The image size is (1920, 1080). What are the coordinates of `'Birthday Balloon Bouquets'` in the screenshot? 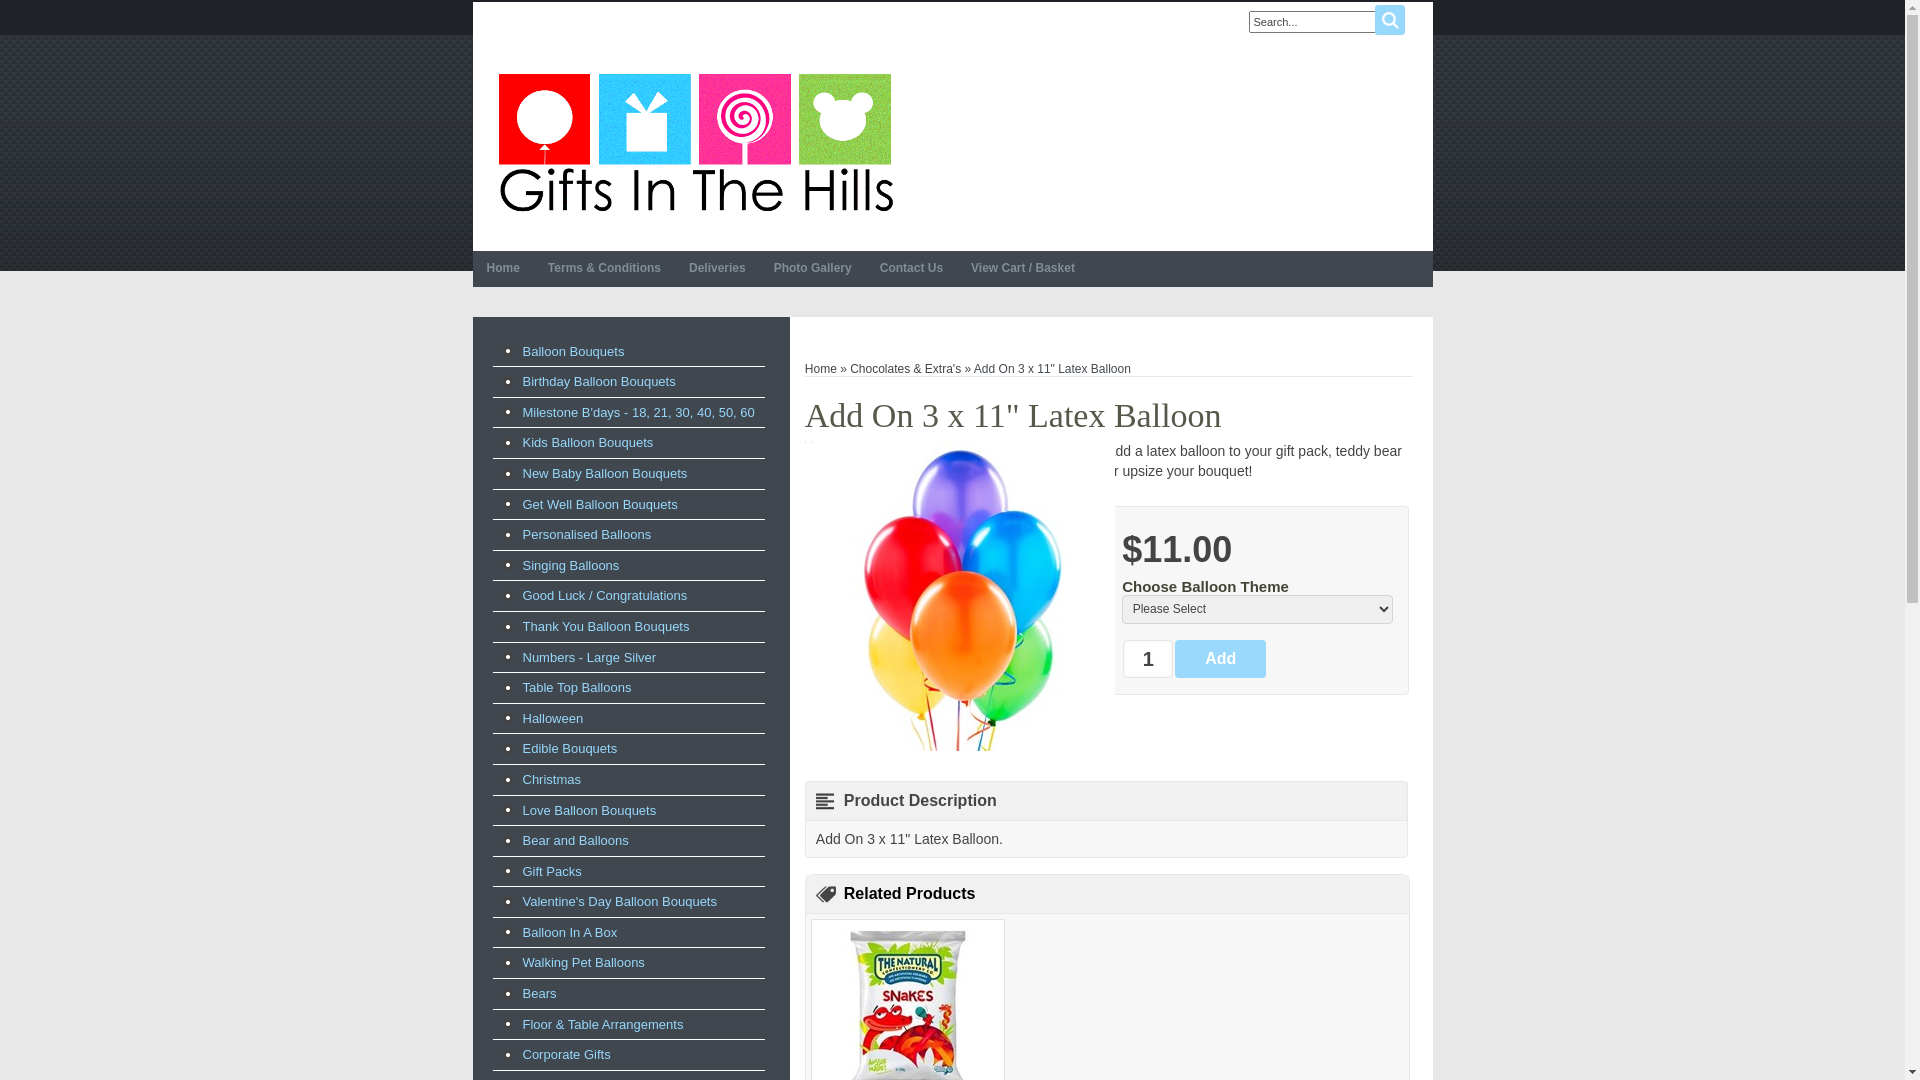 It's located at (627, 381).